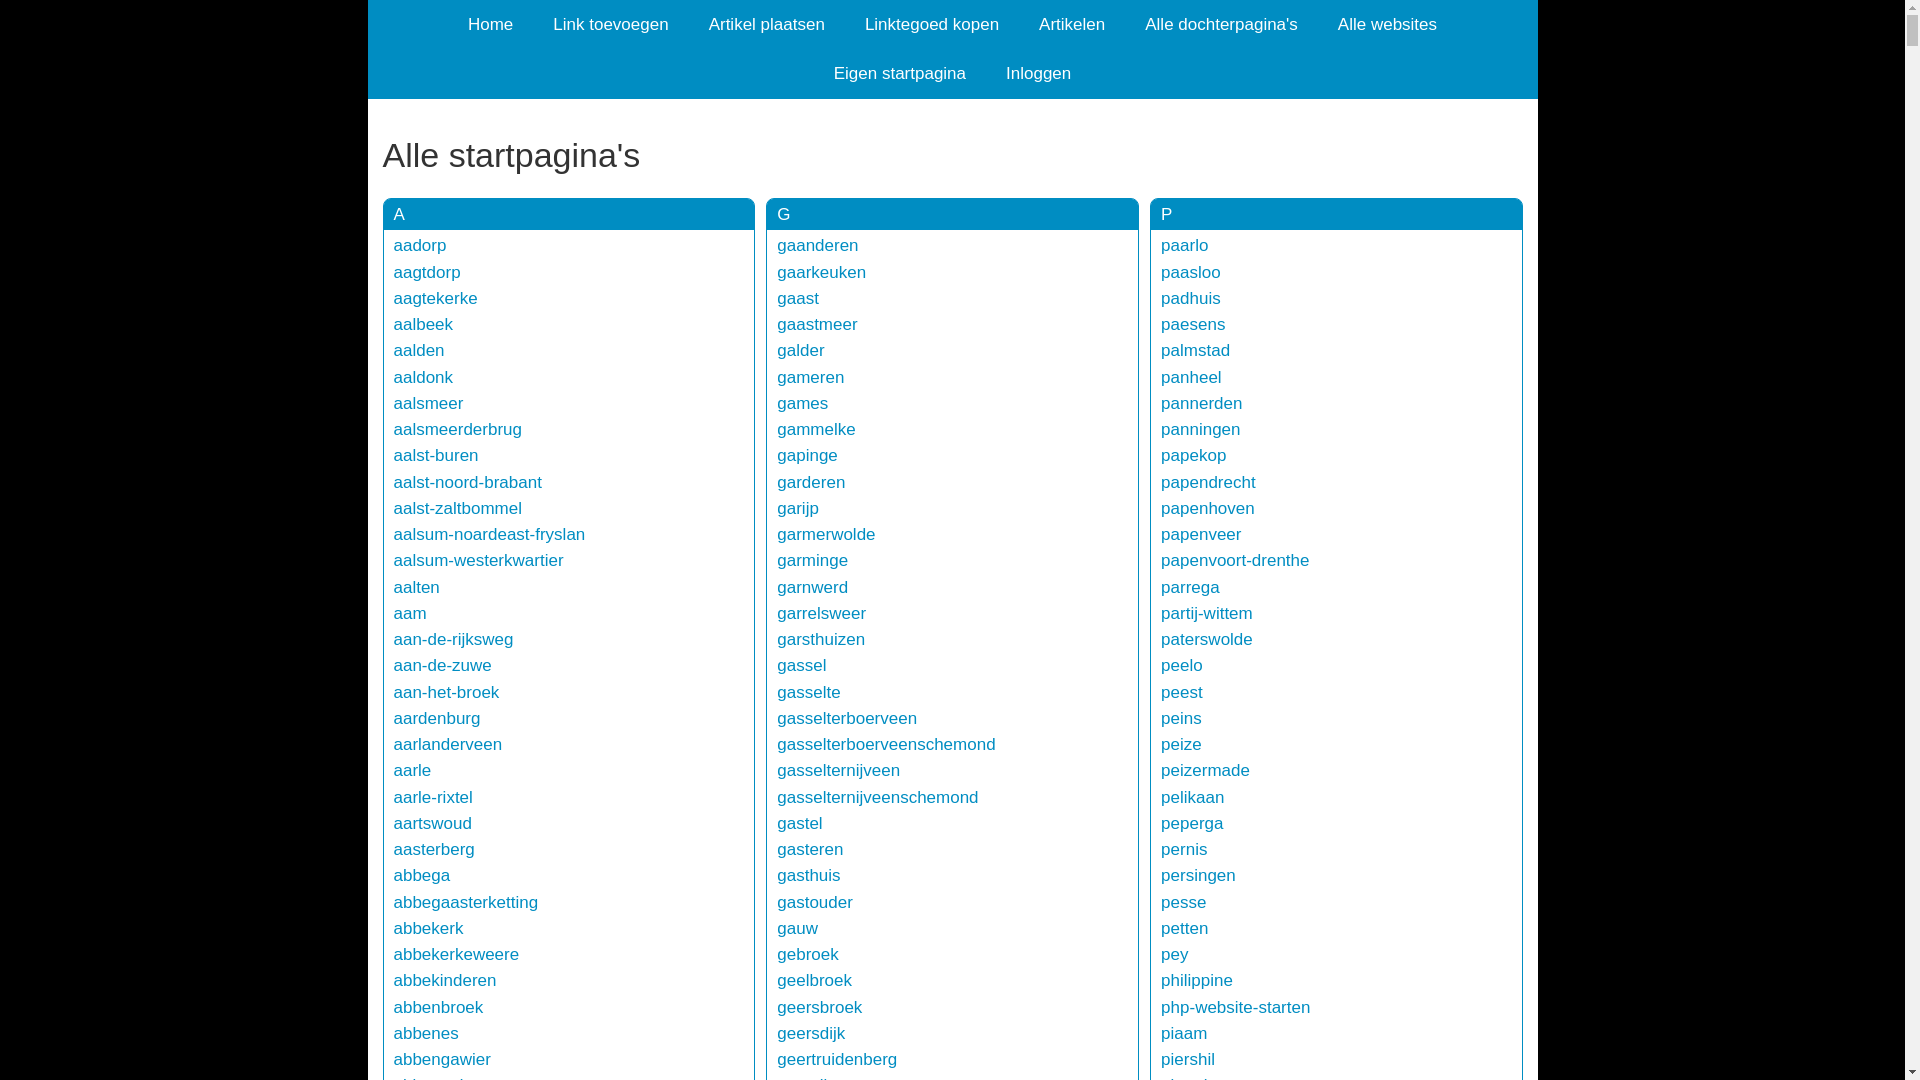  Describe the element at coordinates (478, 560) in the screenshot. I see `'aalsum-westerkwartier'` at that location.